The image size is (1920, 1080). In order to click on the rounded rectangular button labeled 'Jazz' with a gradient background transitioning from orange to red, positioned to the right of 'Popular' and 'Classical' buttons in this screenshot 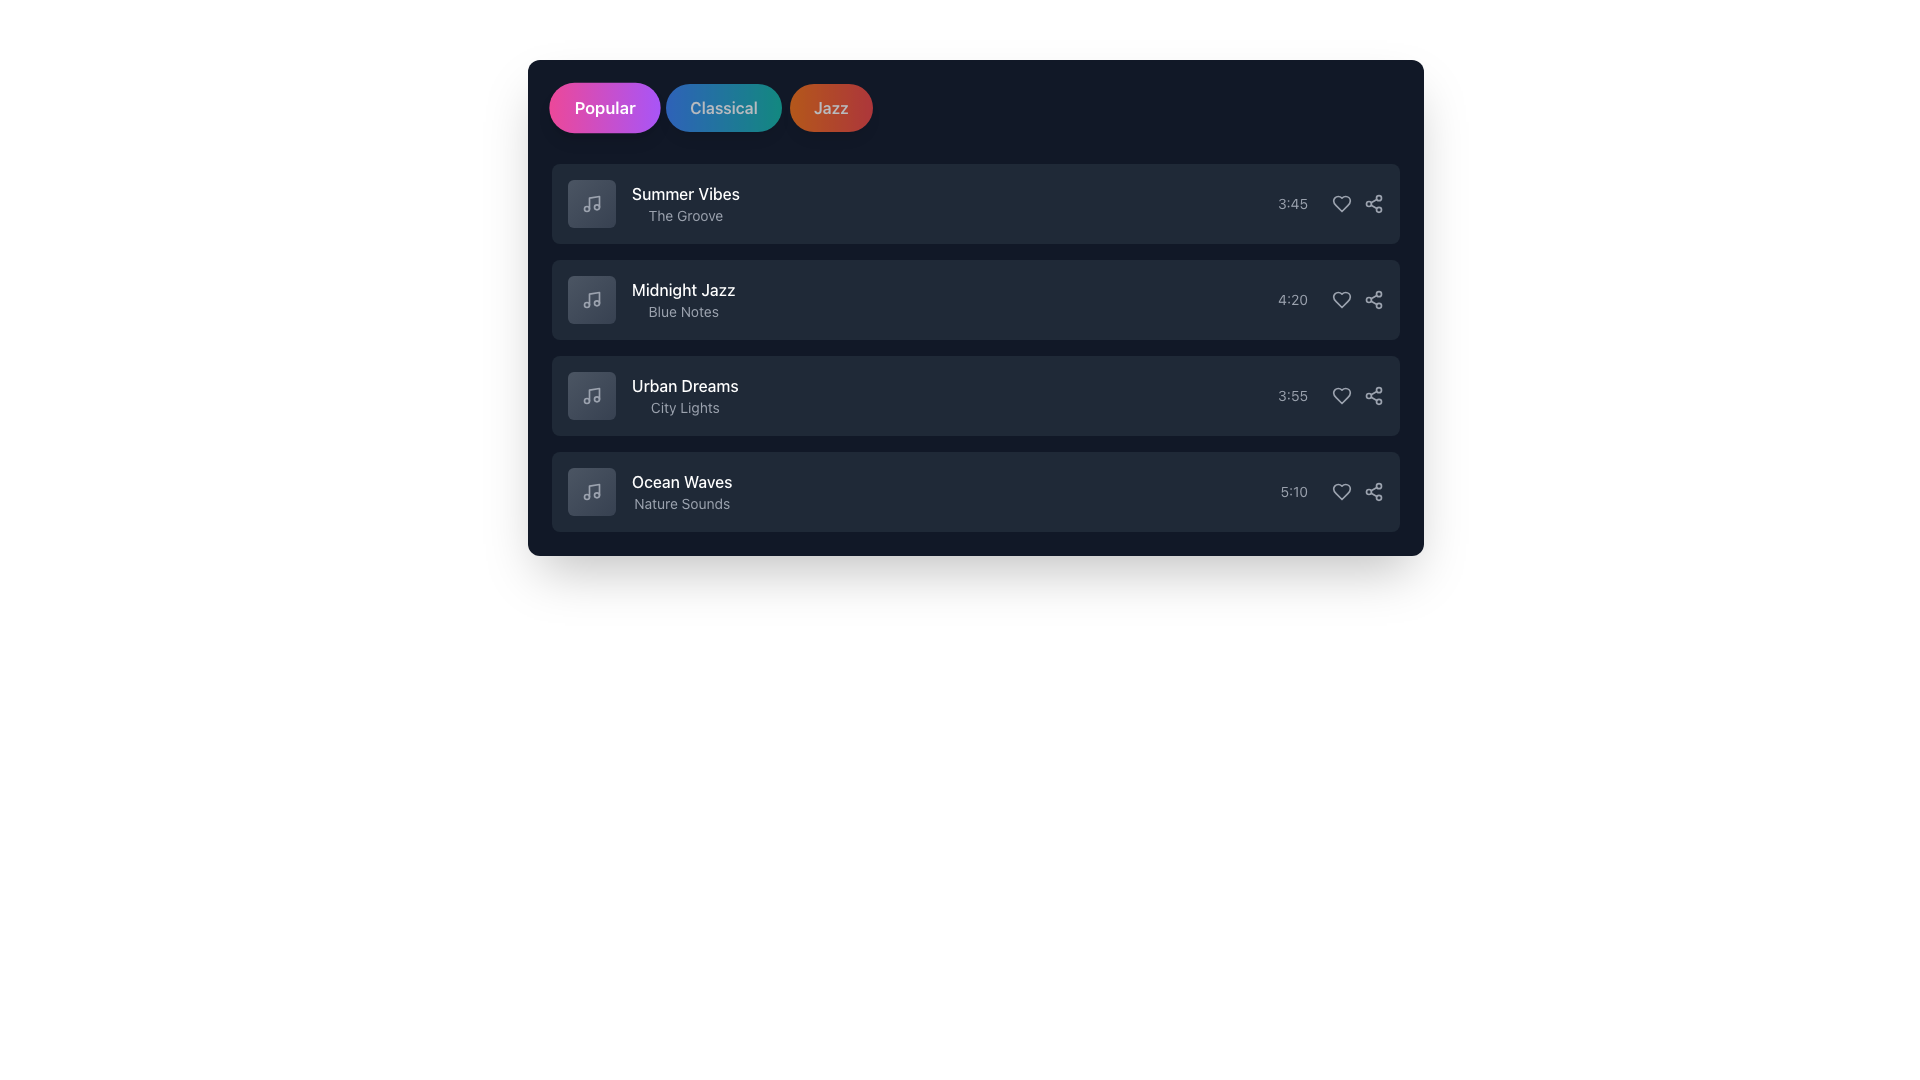, I will do `click(831, 108)`.